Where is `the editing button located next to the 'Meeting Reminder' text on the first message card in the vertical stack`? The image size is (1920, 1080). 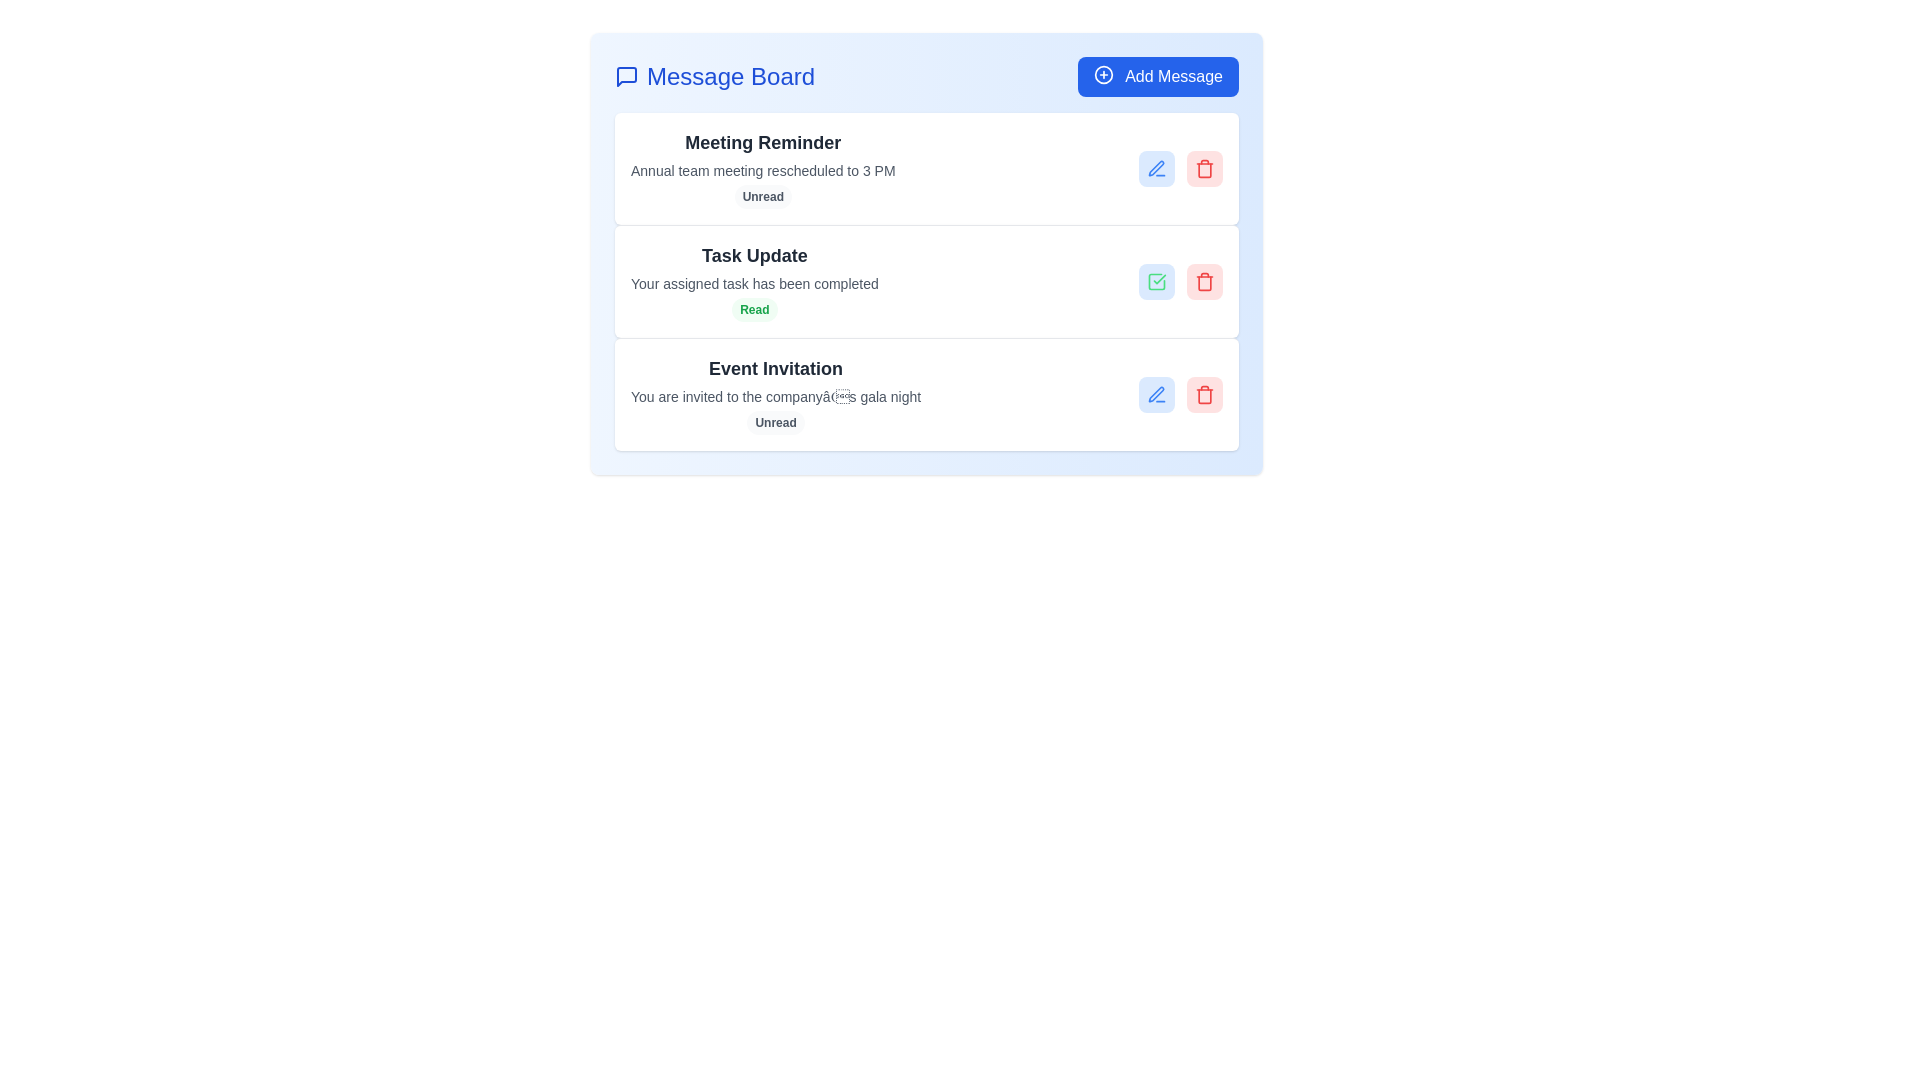 the editing button located next to the 'Meeting Reminder' text on the first message card in the vertical stack is located at coordinates (1156, 168).